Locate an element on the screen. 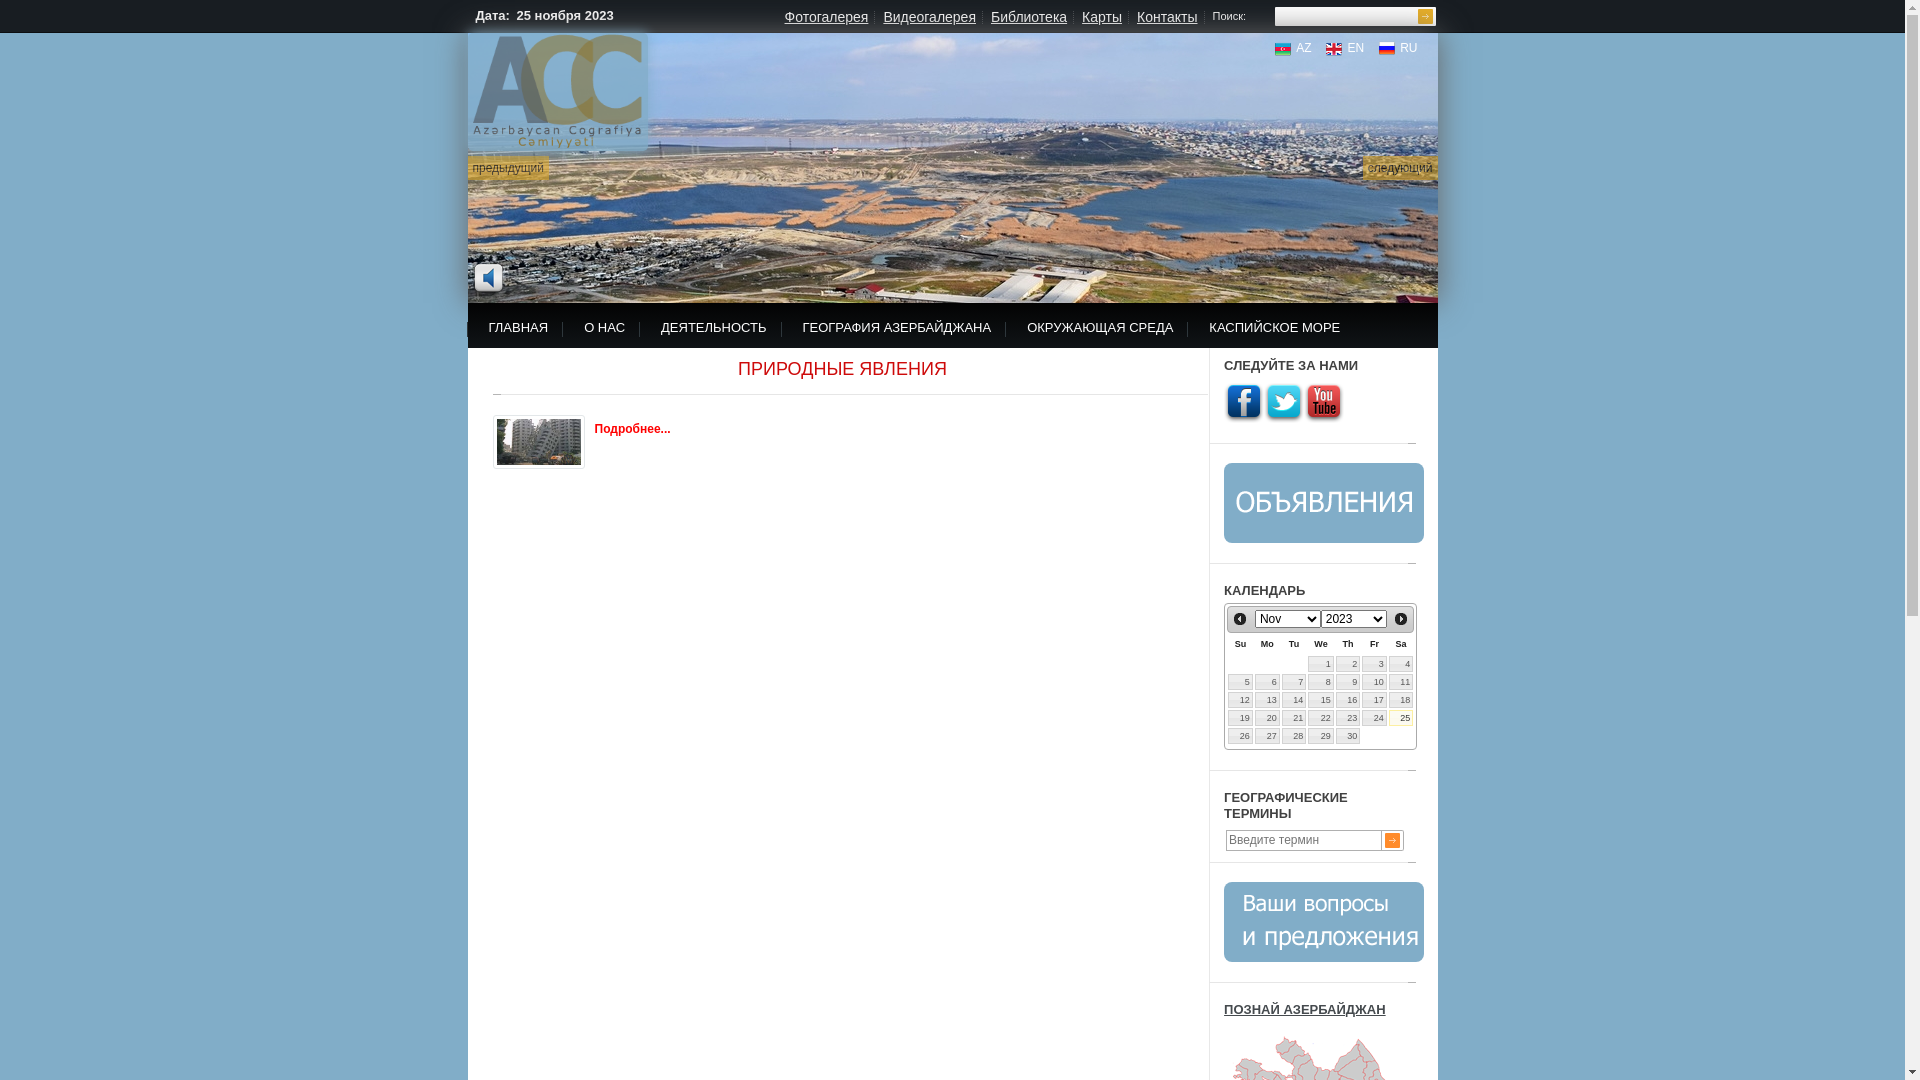  '18' is located at coordinates (1400, 698).